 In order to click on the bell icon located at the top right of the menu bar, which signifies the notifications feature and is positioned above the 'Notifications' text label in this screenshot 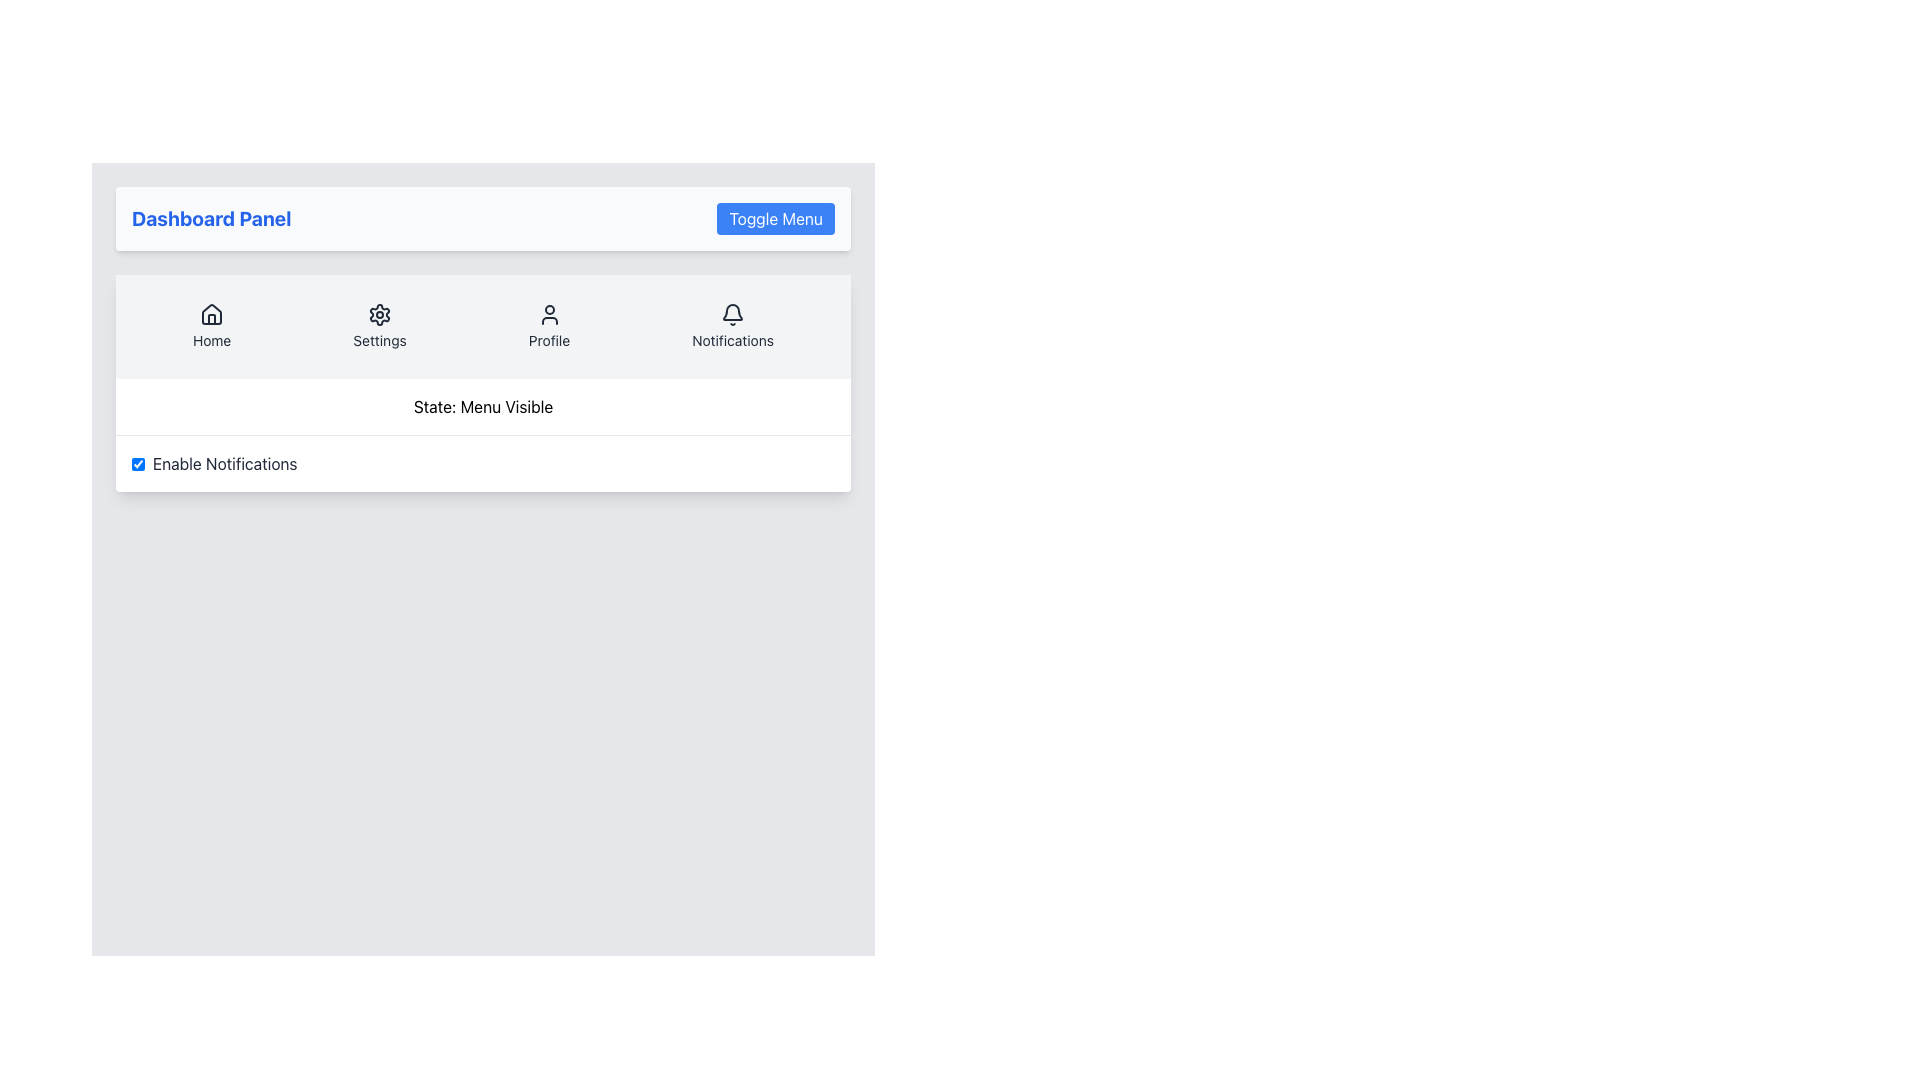, I will do `click(732, 315)`.